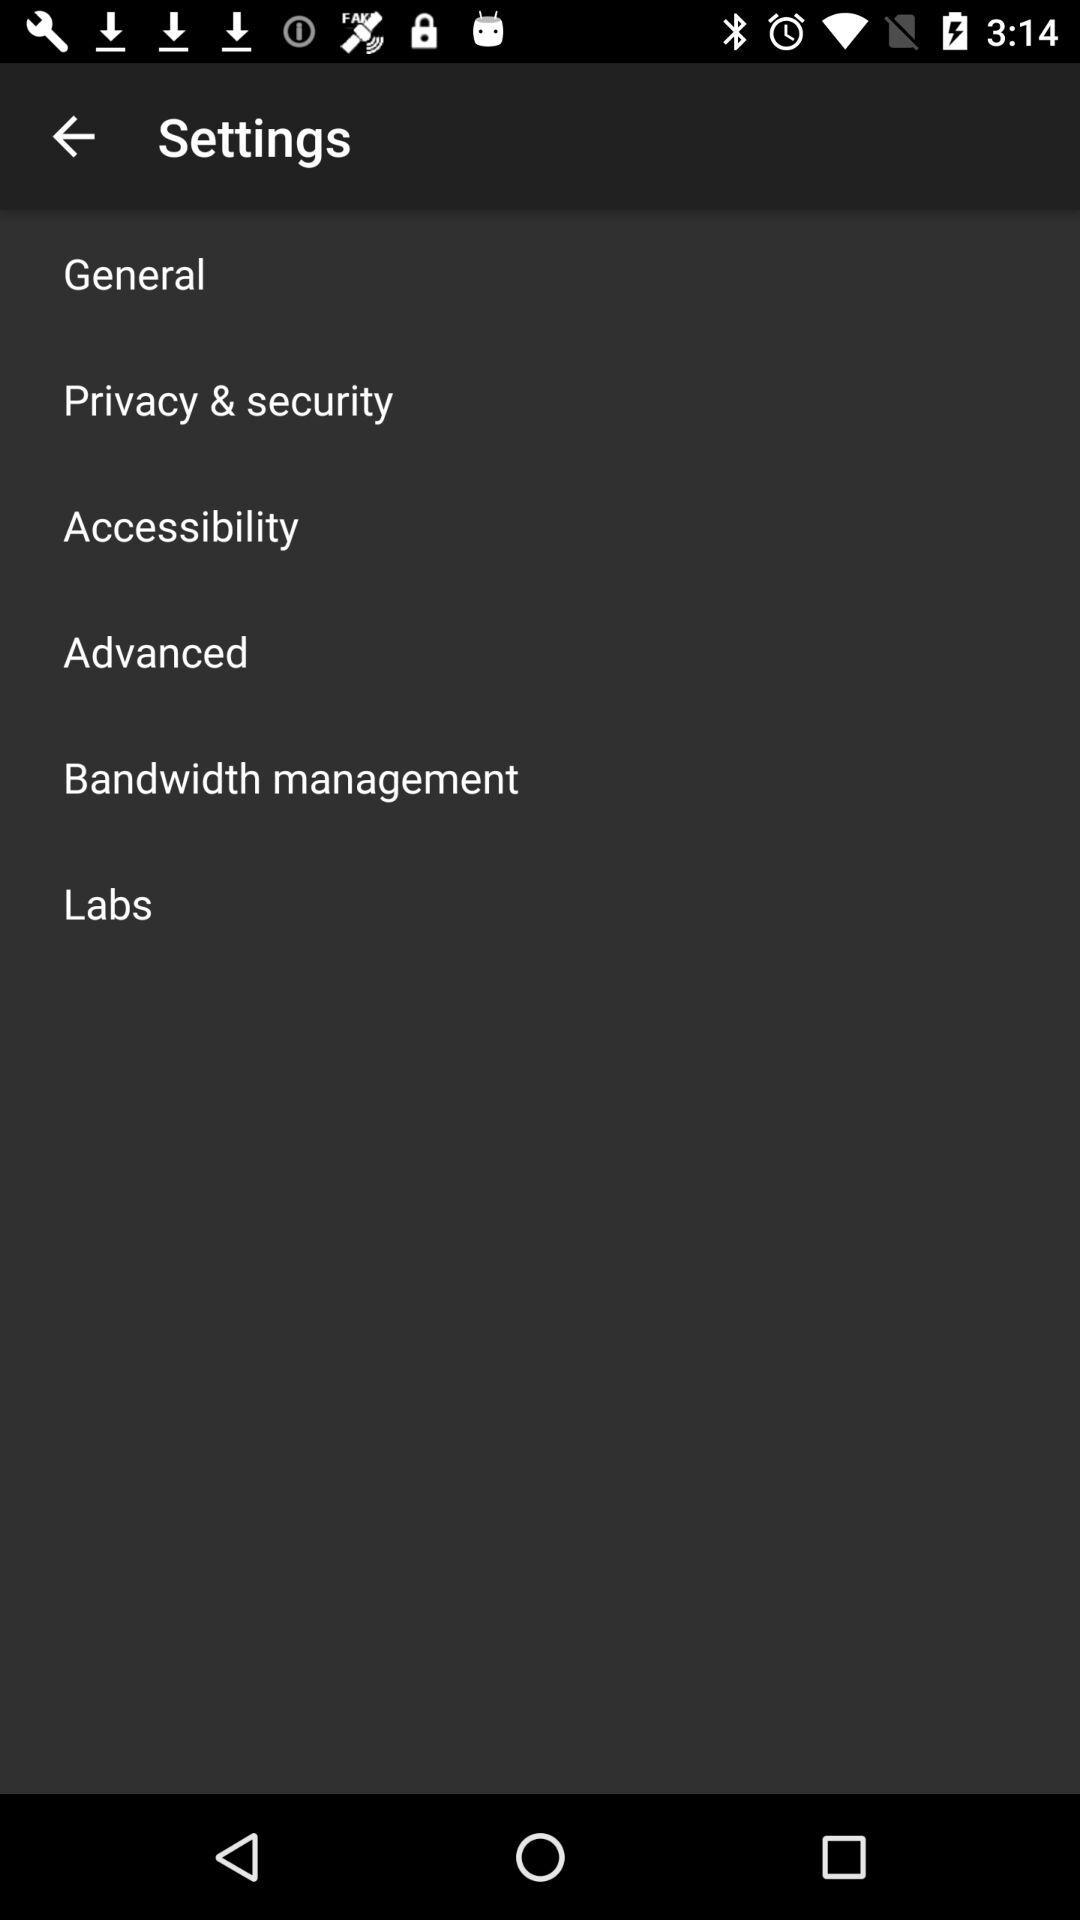 Image resolution: width=1080 pixels, height=1920 pixels. Describe the element at coordinates (290, 776) in the screenshot. I see `icon below the advanced` at that location.